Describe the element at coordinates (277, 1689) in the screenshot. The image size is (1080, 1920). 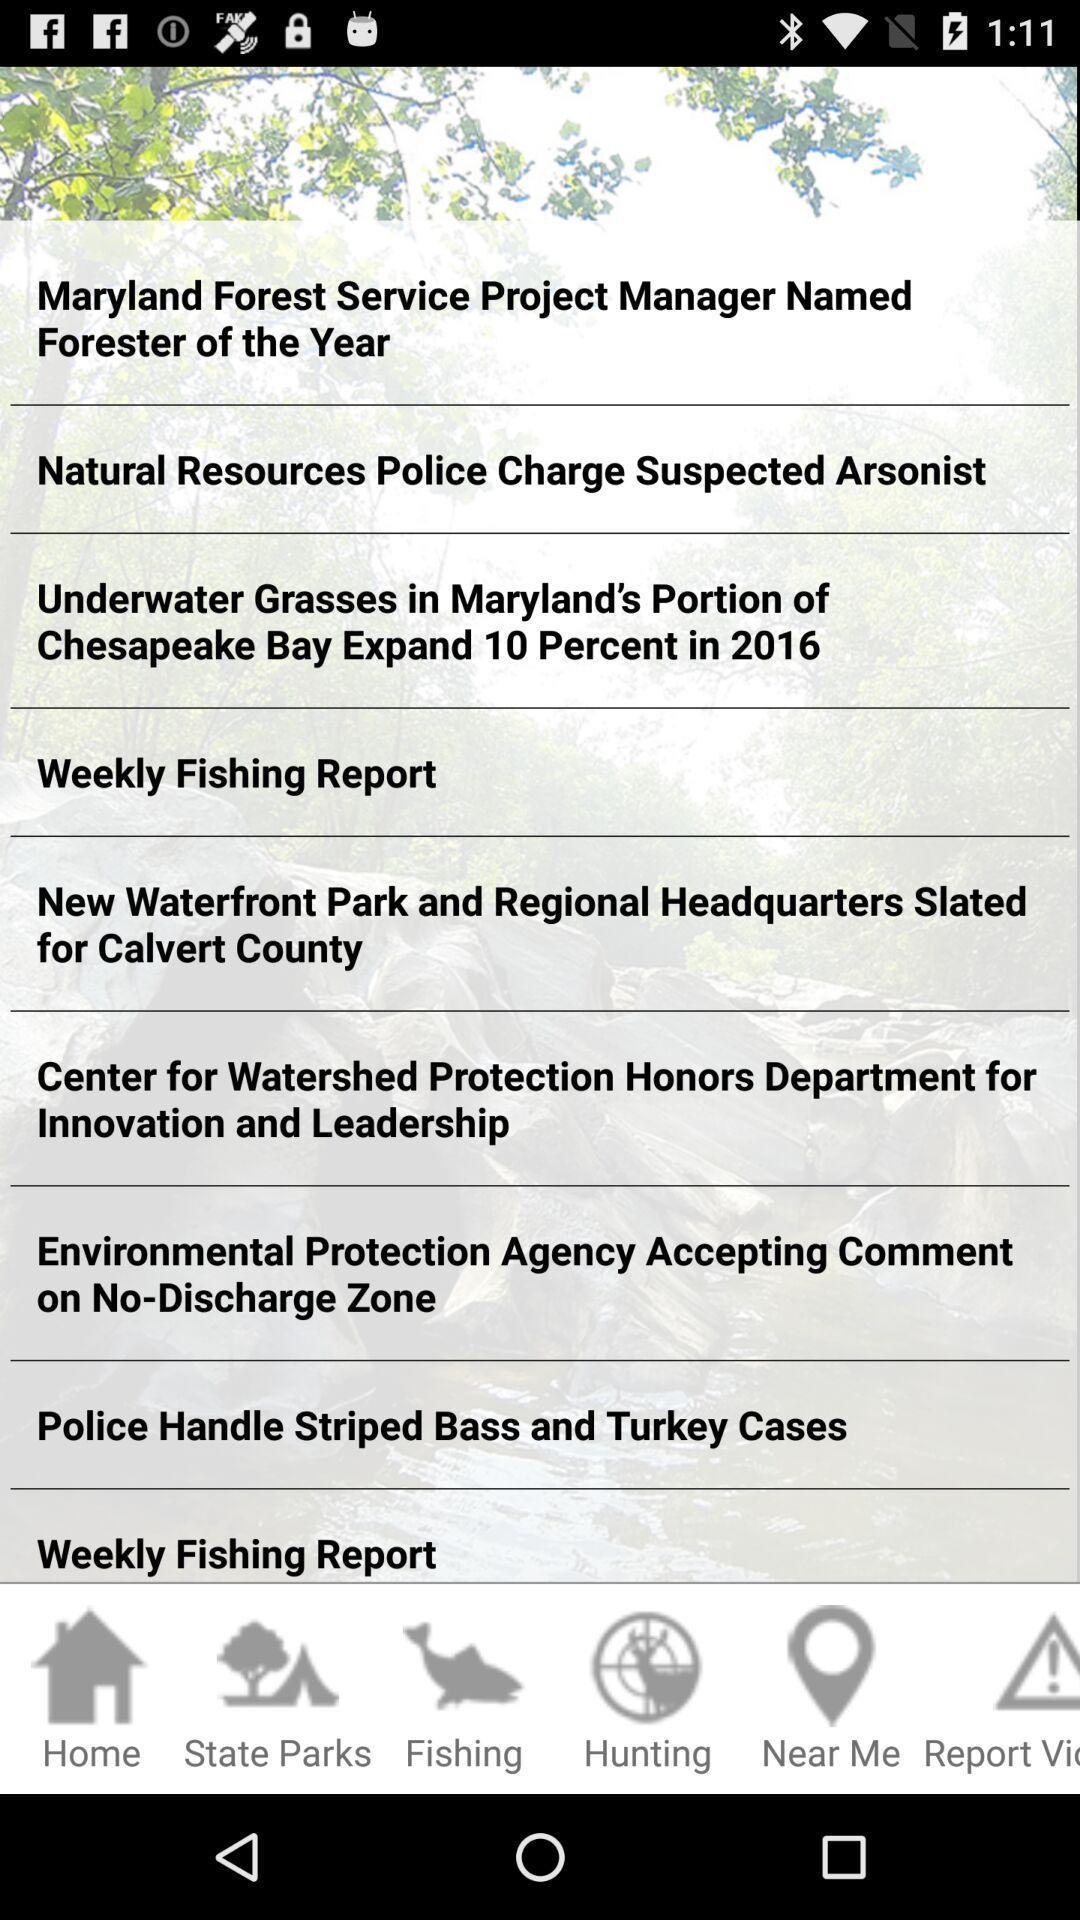
I see `item next to fishing icon` at that location.